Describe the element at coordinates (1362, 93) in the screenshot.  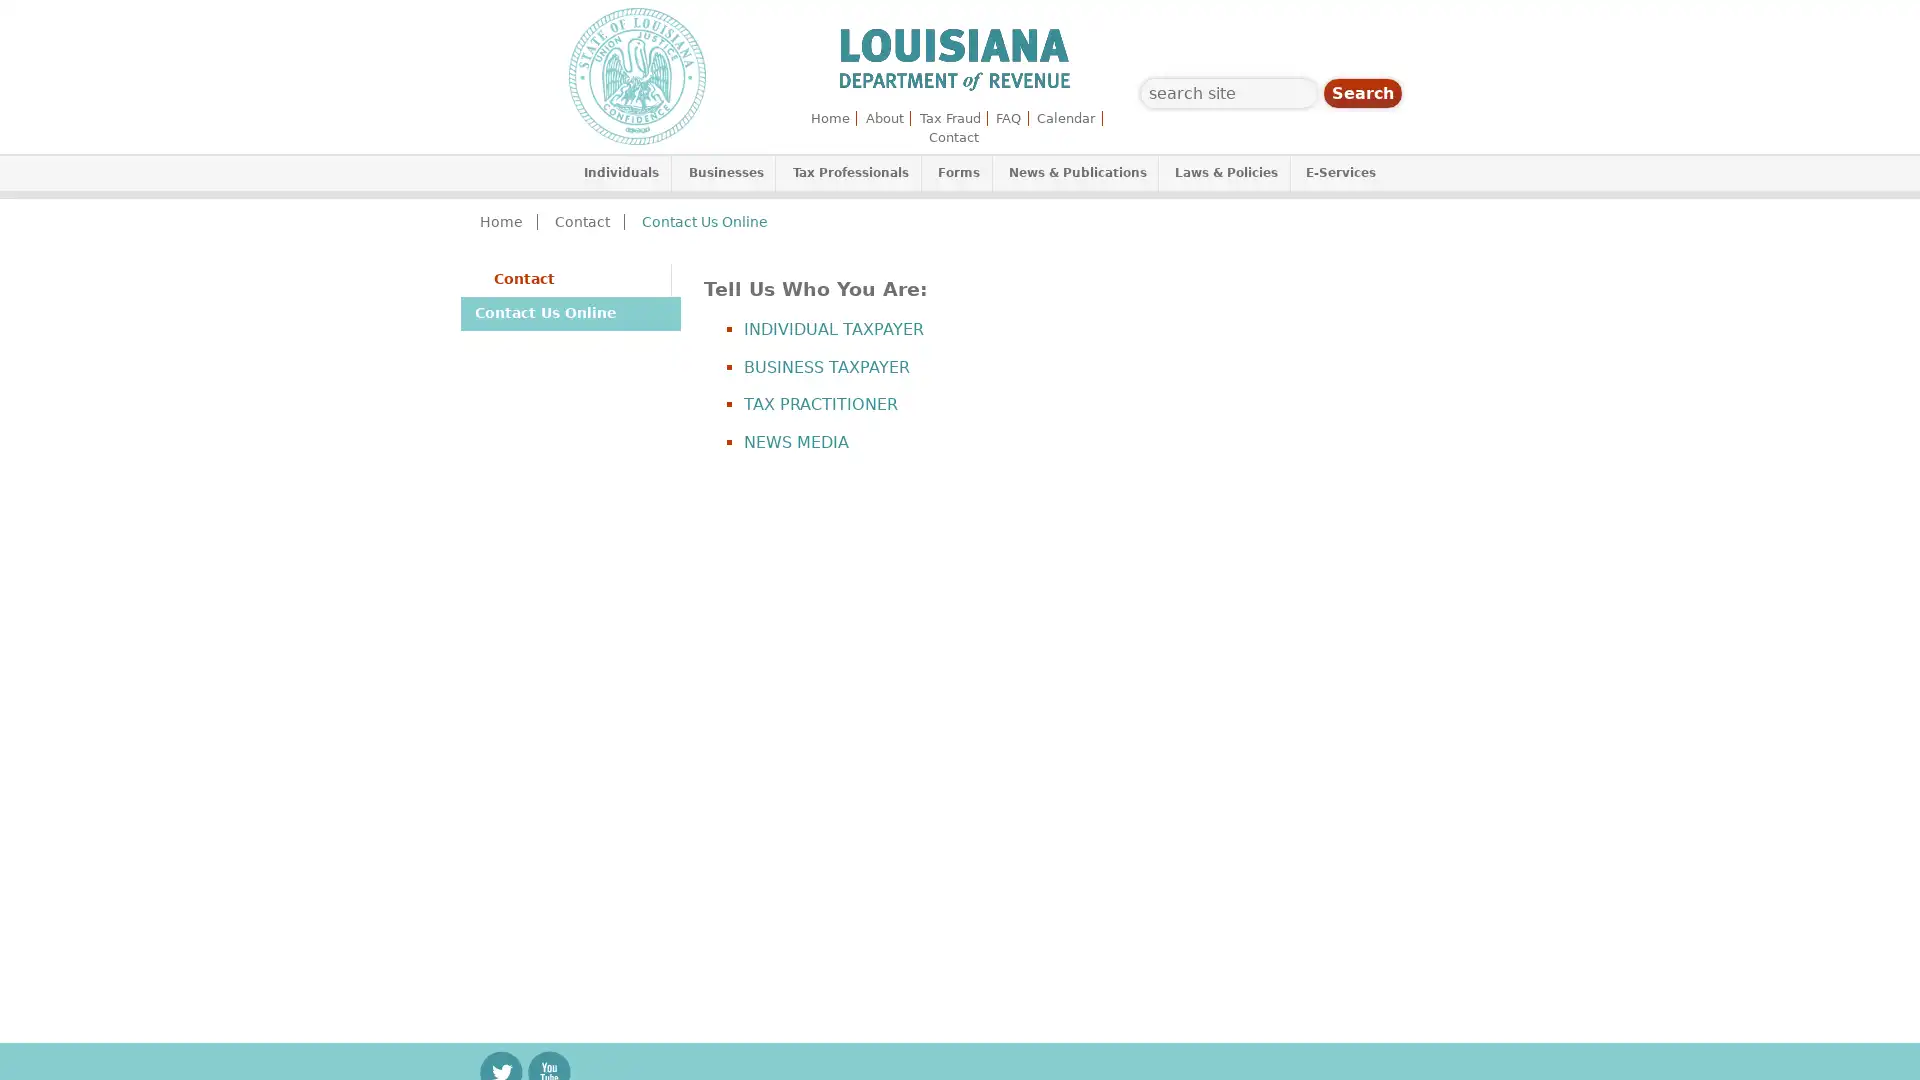
I see `Search` at that location.